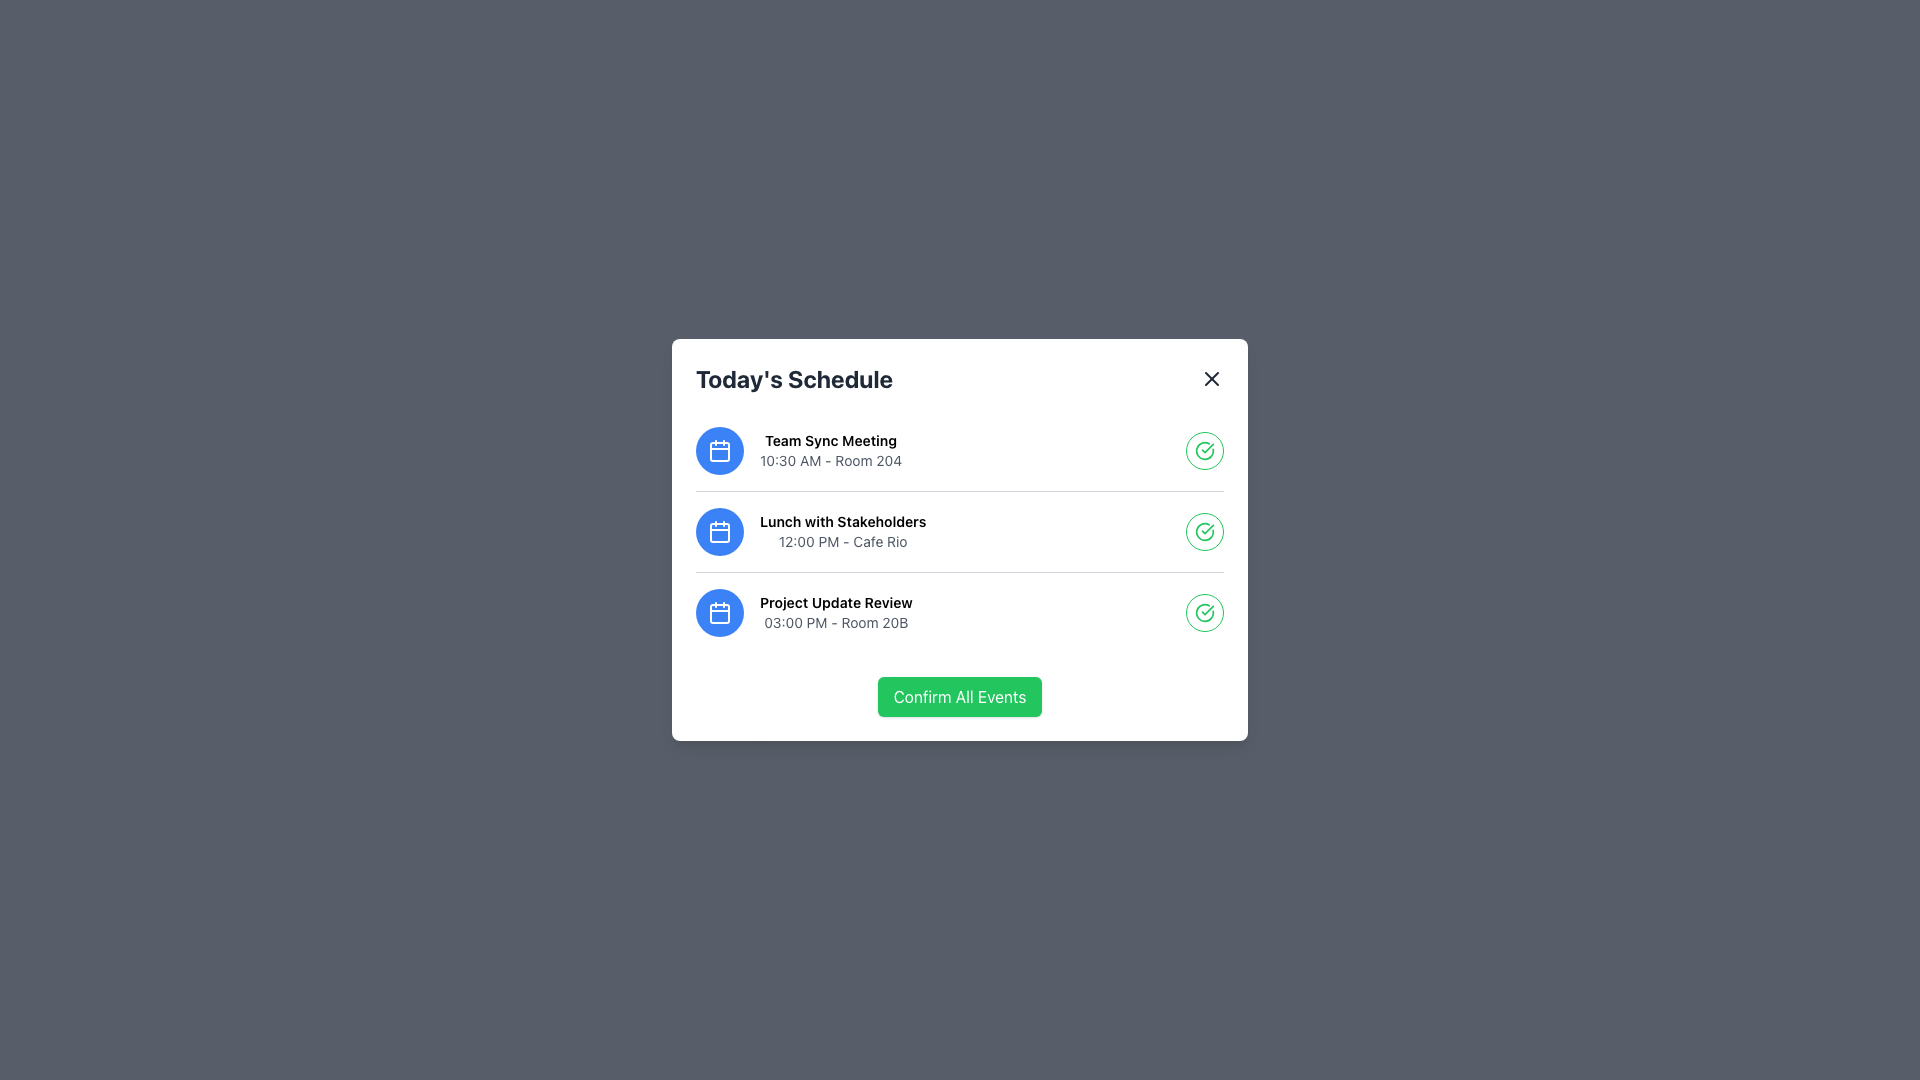 The width and height of the screenshot is (1920, 1080). I want to click on text content of the Text Display labeled 'Project Update Review' with additional details '03:00 PM - Room 20B', which is the third event in the list of scheduled events, so click(836, 612).